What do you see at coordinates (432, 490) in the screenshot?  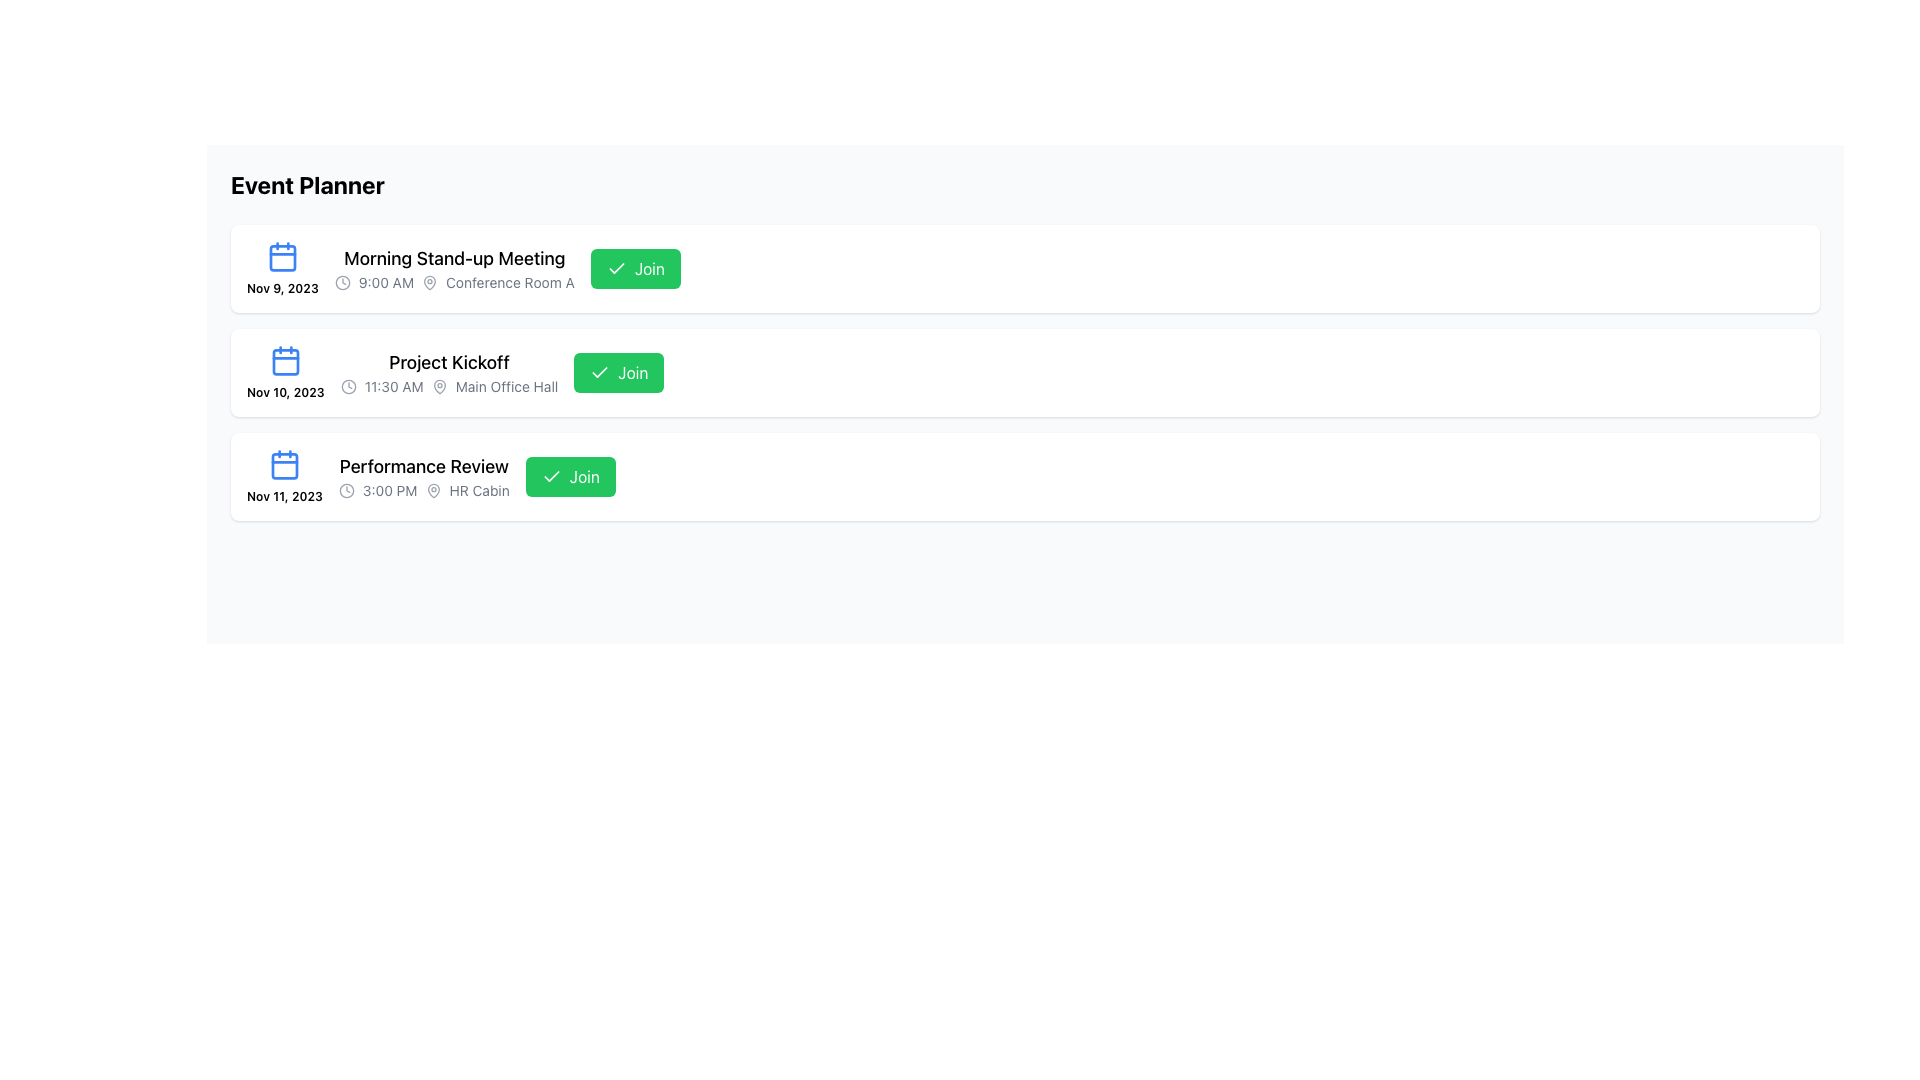 I see `the map pin icon, which is a compact decorative graphic representing a location marker, located to the left of the 'HR Cabin' text in the 'Performance Review' entry` at bounding box center [432, 490].